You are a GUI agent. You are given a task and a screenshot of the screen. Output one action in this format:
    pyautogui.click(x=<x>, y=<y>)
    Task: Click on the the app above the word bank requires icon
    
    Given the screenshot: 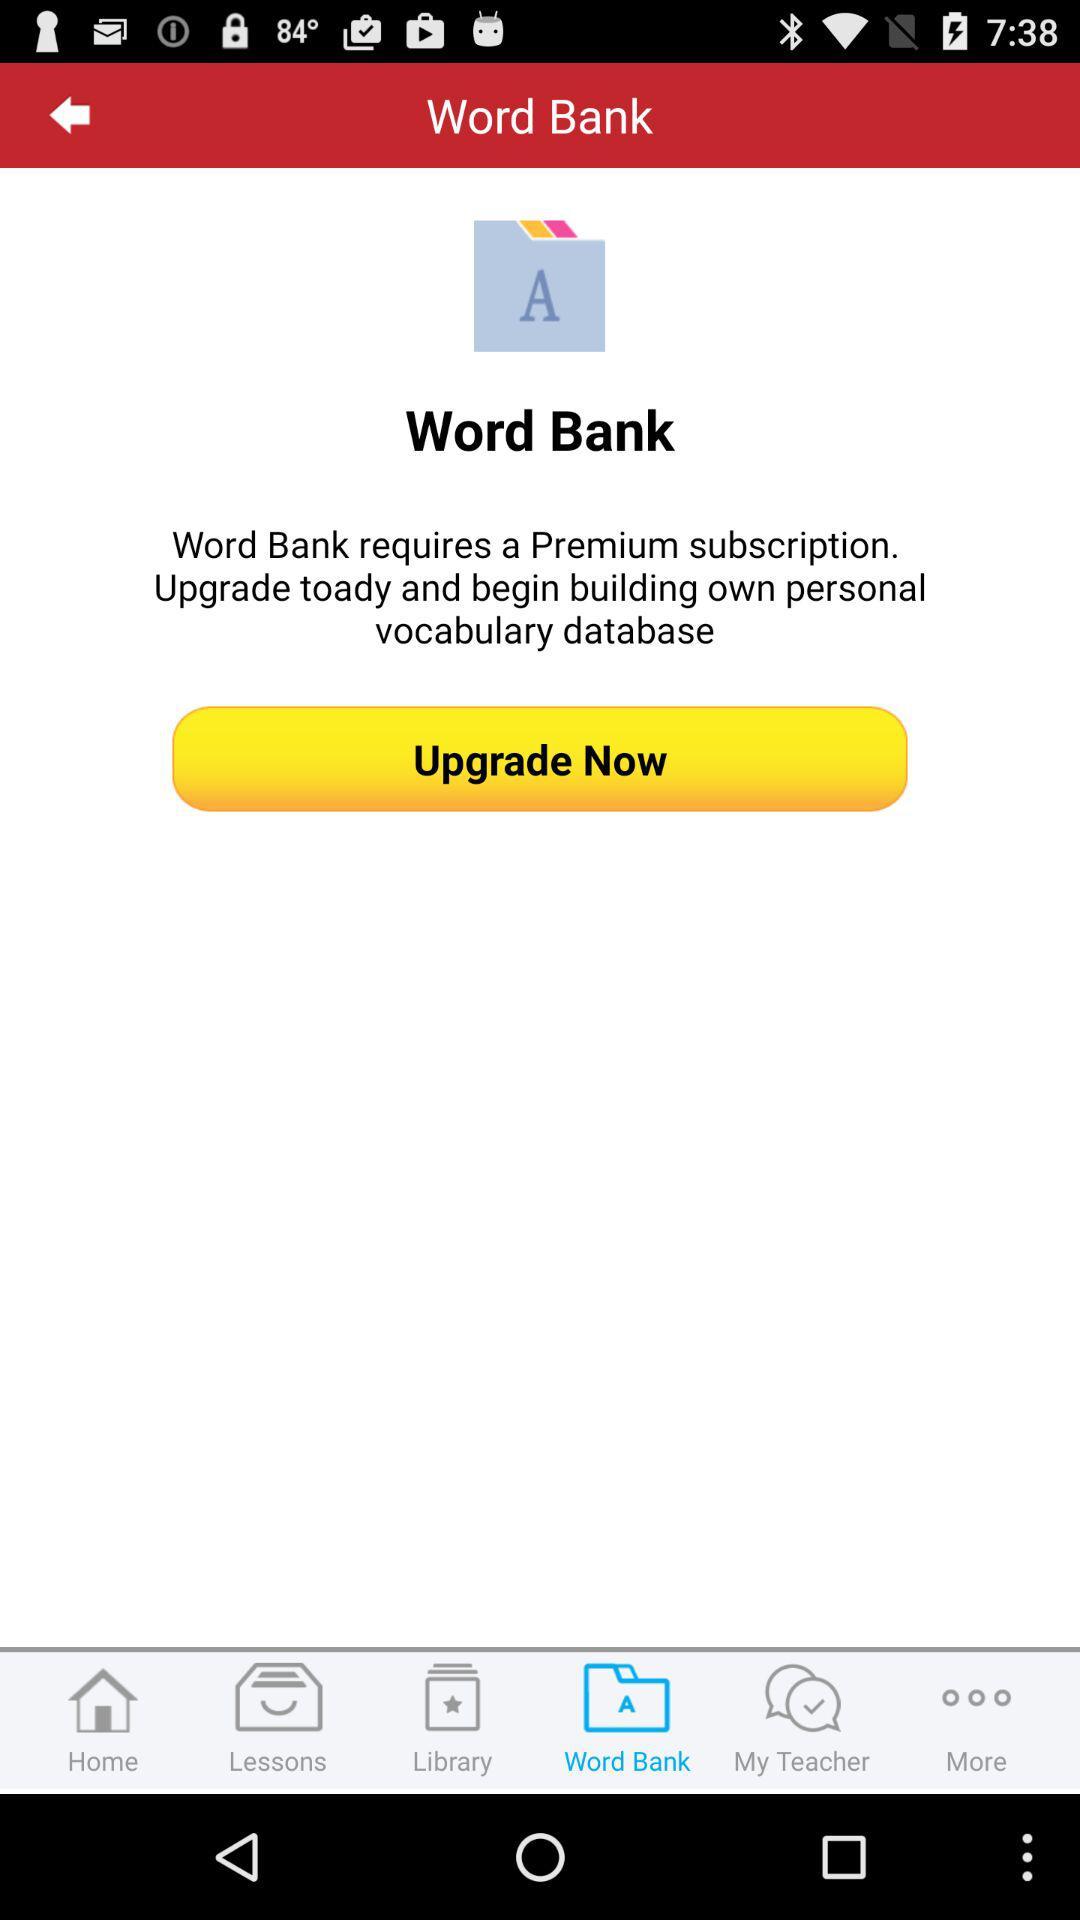 What is the action you would take?
    pyautogui.click(x=69, y=114)
    